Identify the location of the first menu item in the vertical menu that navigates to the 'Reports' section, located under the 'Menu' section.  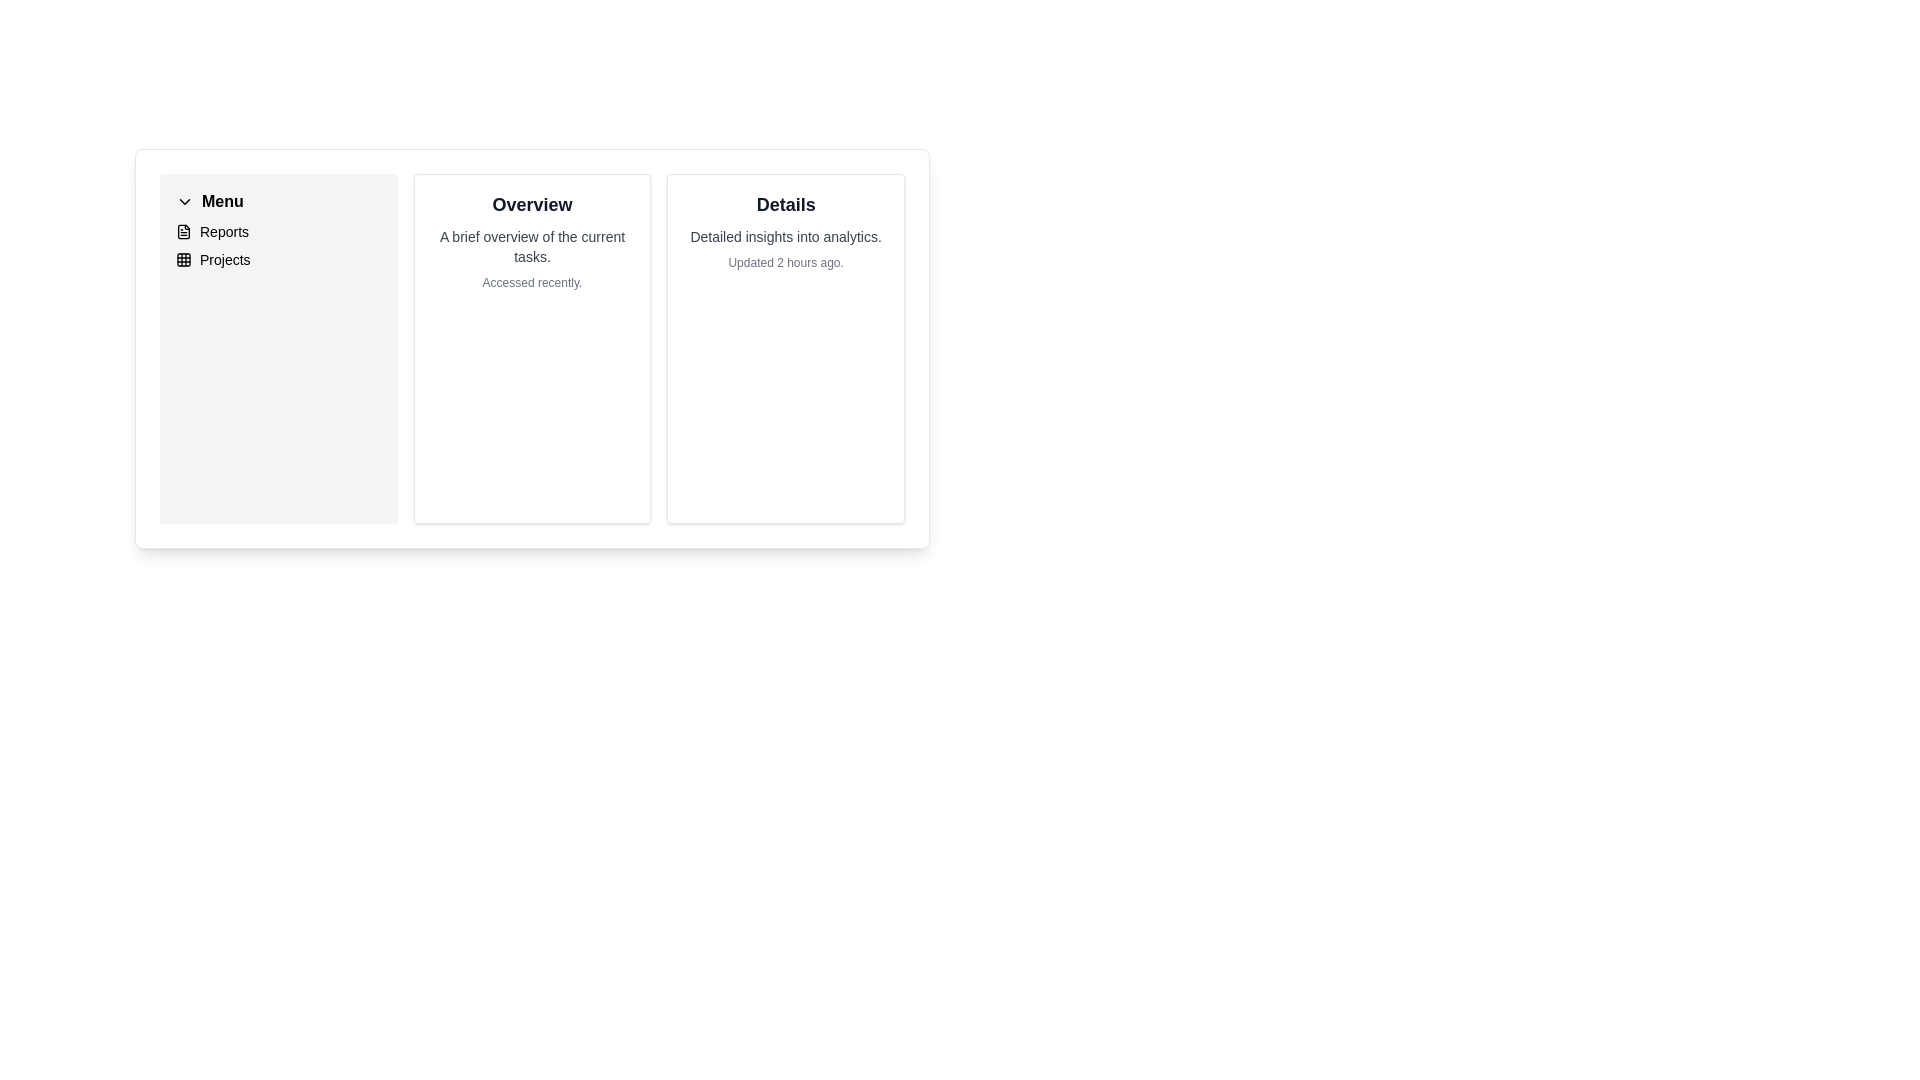
(277, 230).